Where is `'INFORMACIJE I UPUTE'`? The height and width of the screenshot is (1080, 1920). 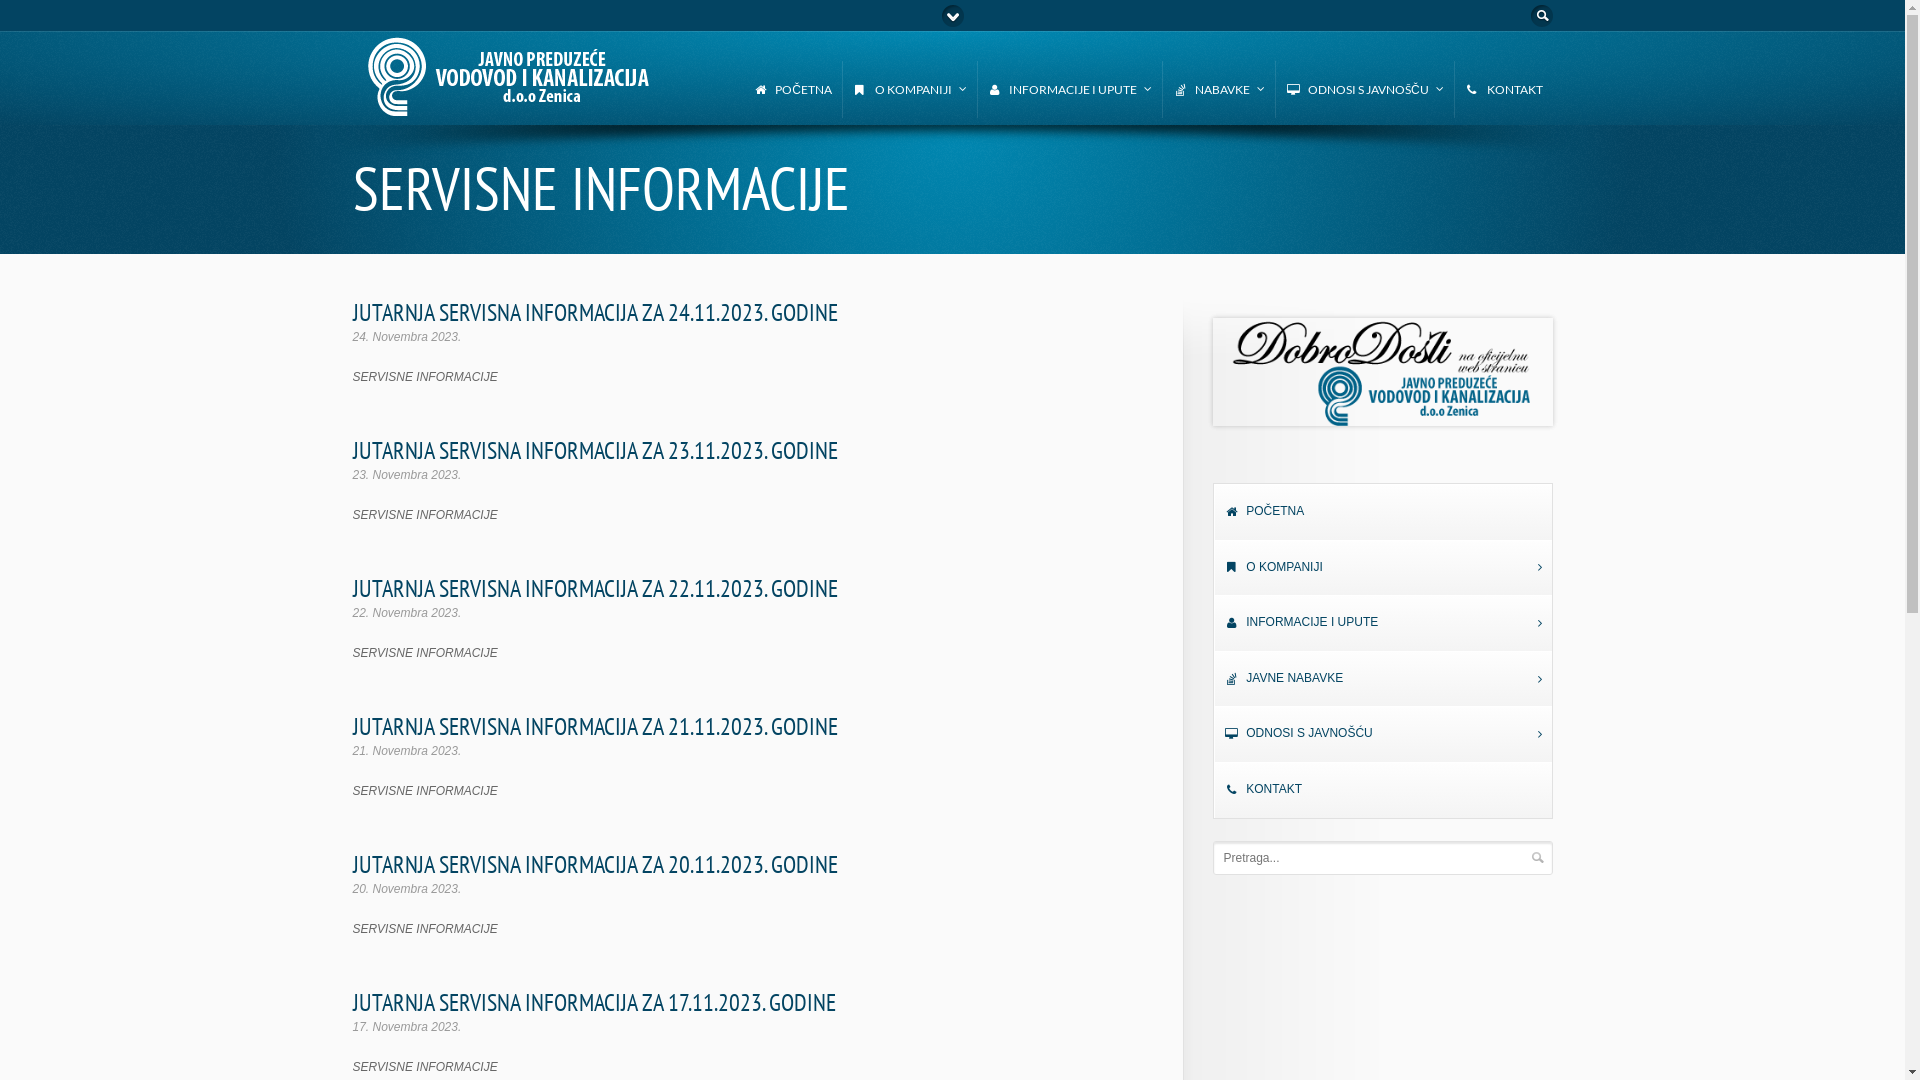 'INFORMACIJE I UPUTE' is located at coordinates (1381, 622).